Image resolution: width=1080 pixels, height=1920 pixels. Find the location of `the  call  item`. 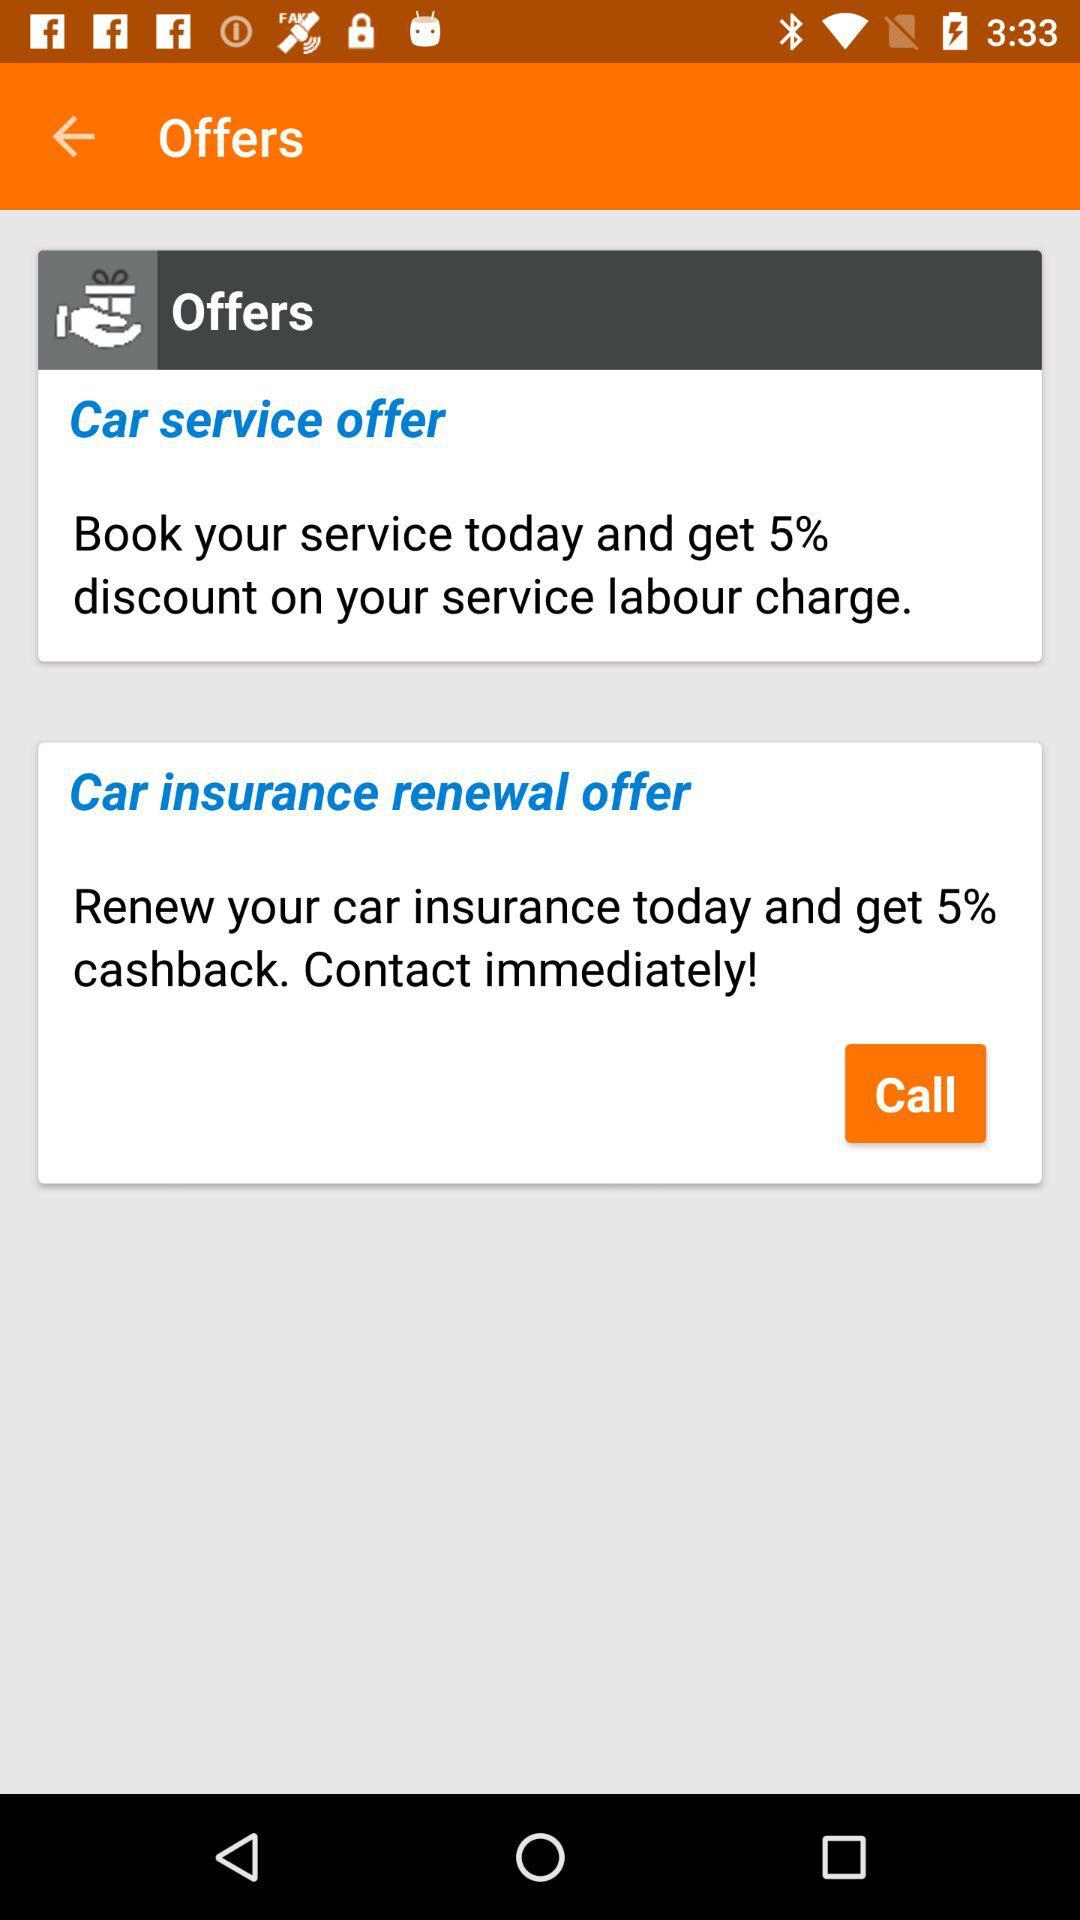

the  call  item is located at coordinates (915, 1092).